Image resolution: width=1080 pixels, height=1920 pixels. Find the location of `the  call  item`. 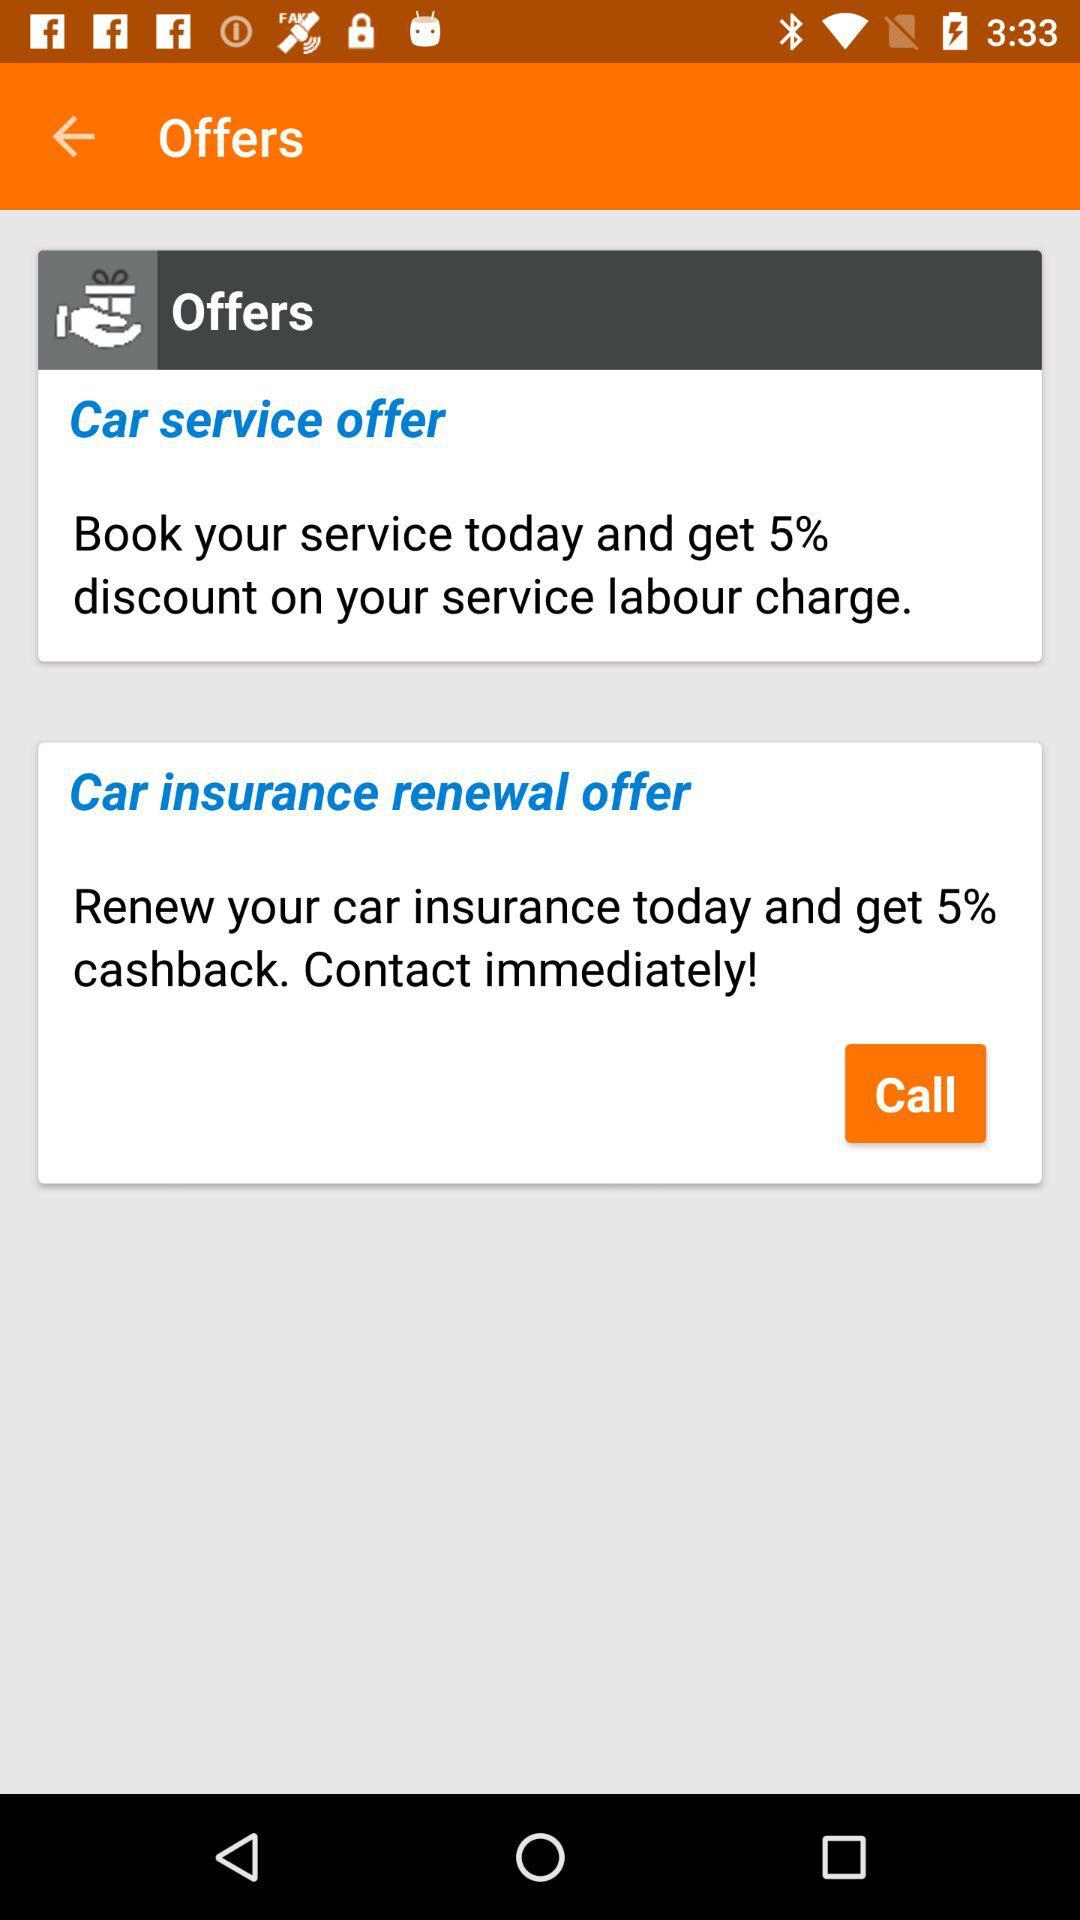

the  call  item is located at coordinates (915, 1092).